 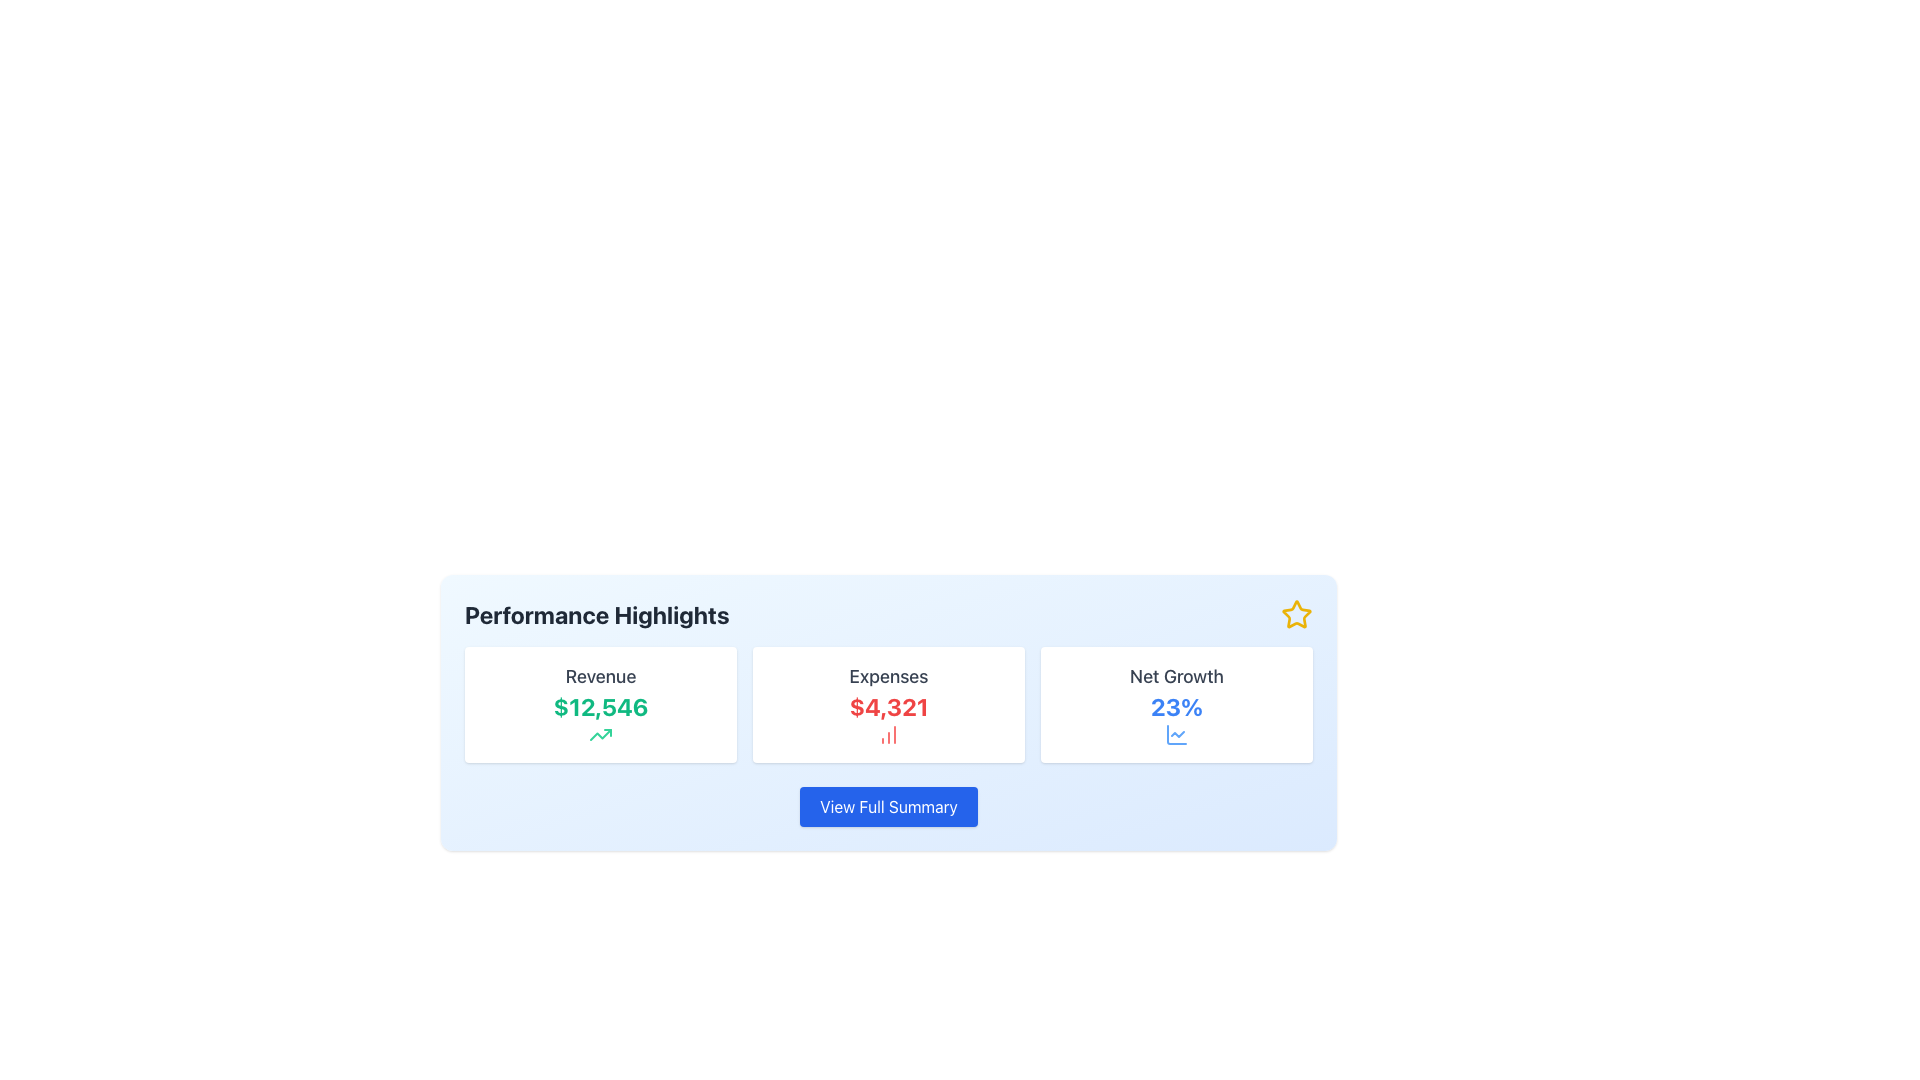 I want to click on displayed data from the Informational card showing 'Expenses' at the top, '$4,321' in the center, and a bar chart icon at the bottom, so click(x=887, y=704).